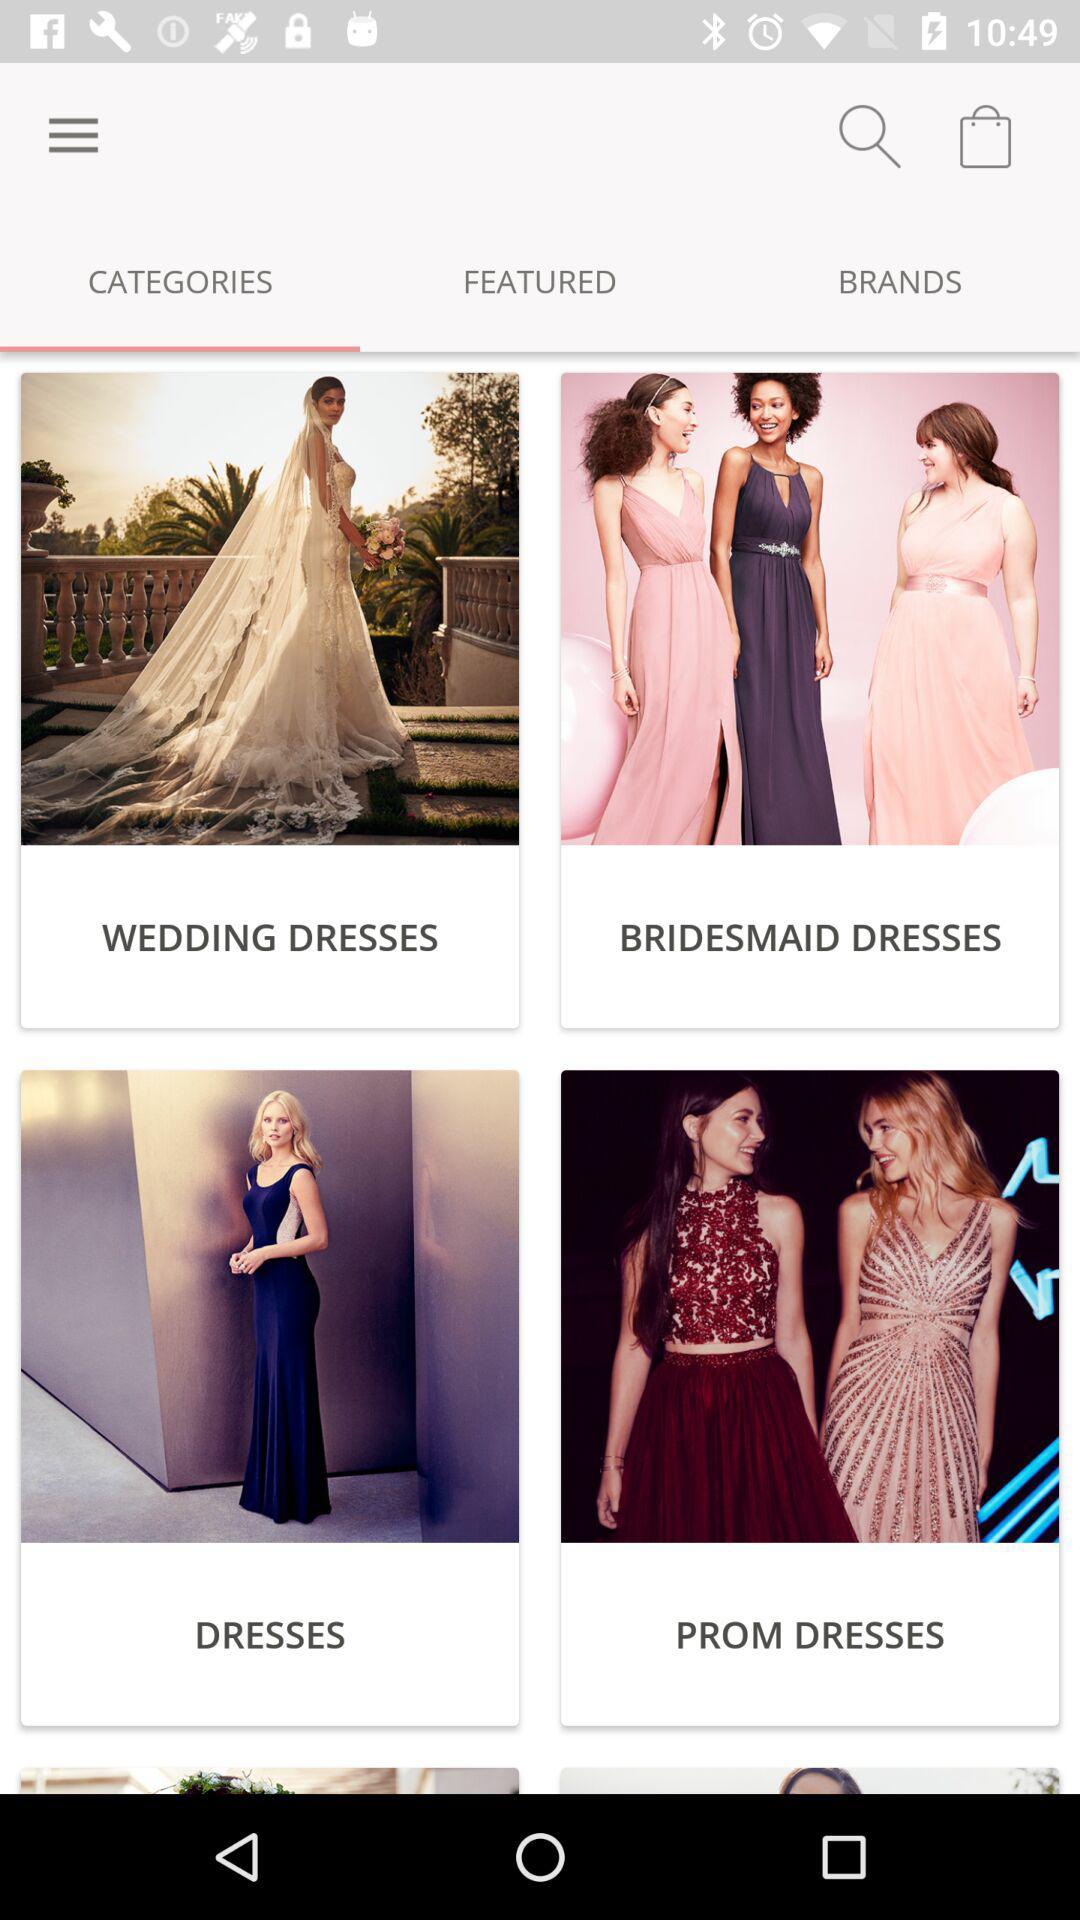 This screenshot has width=1080, height=1920. Describe the element at coordinates (540, 279) in the screenshot. I see `item to the left of brands icon` at that location.